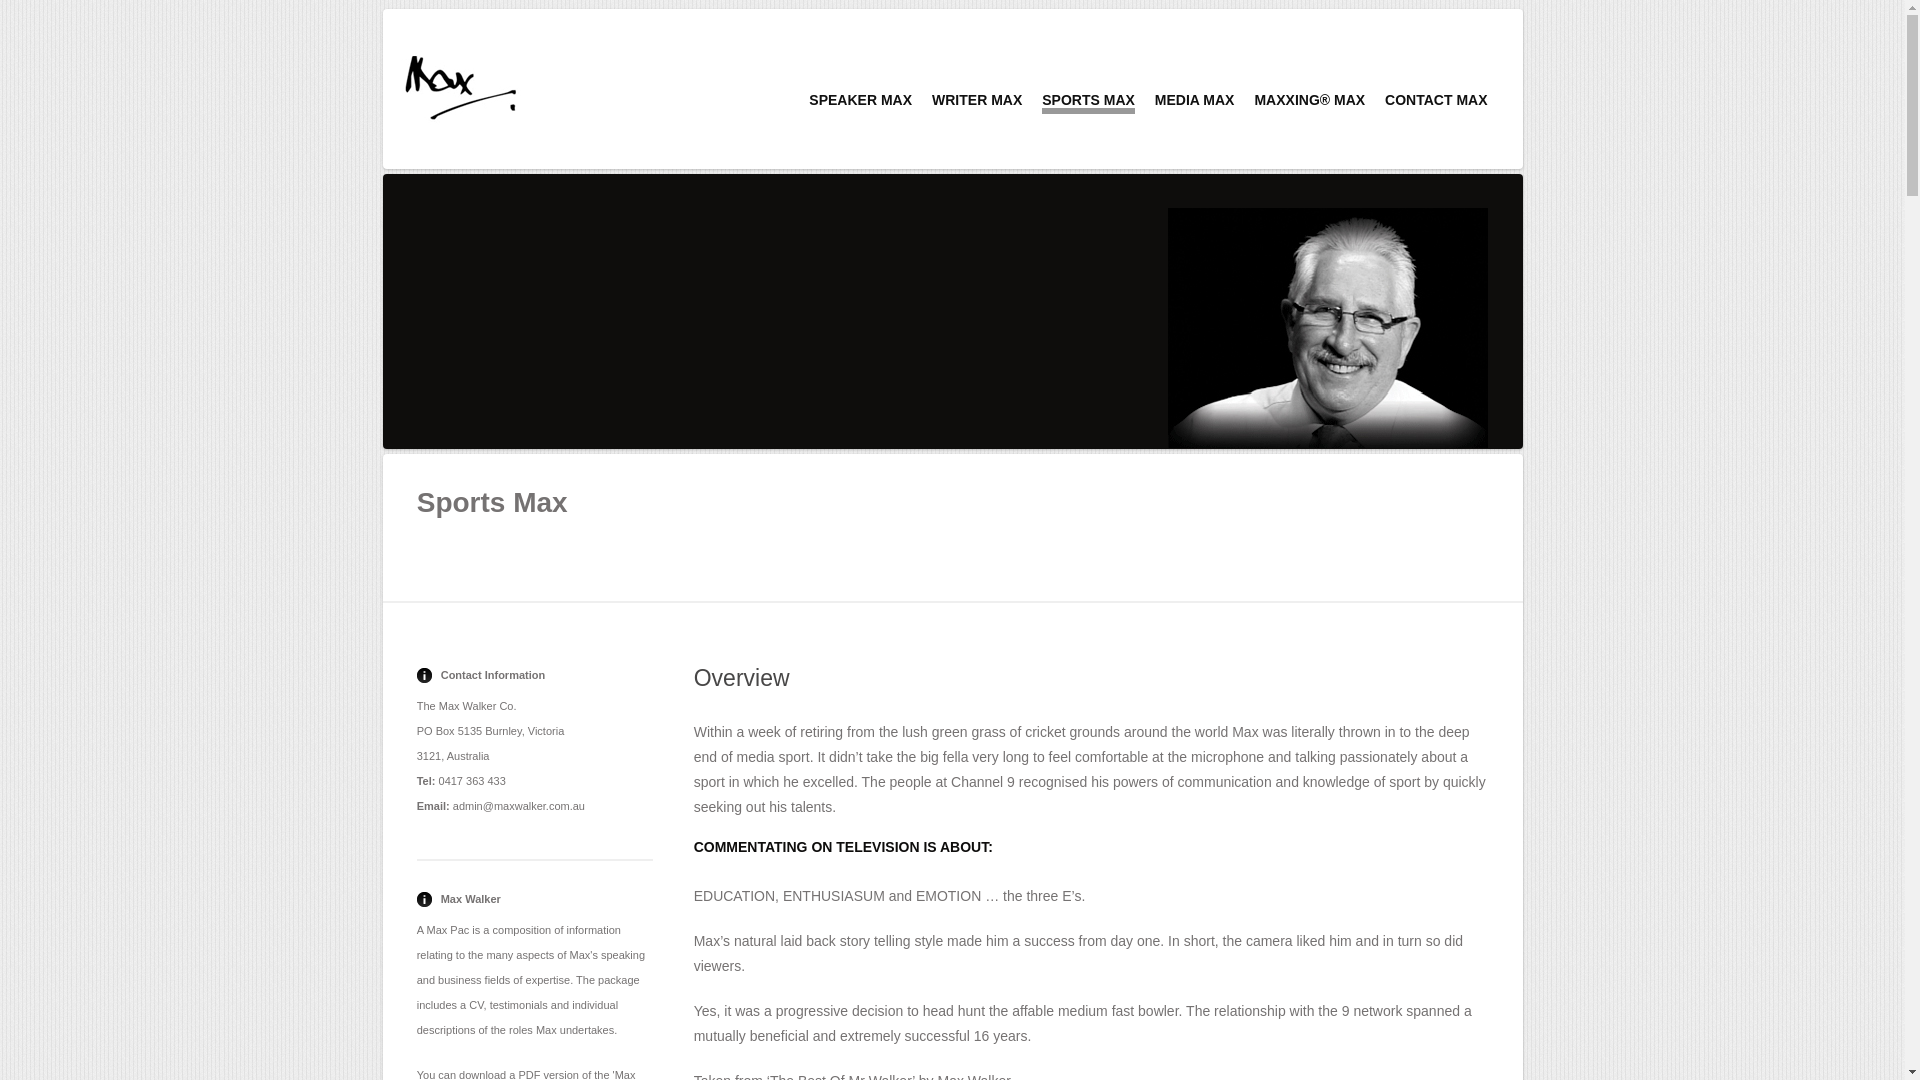 Image resolution: width=1920 pixels, height=1080 pixels. What do you see at coordinates (1040, 103) in the screenshot?
I see `'SPORTS MAX'` at bounding box center [1040, 103].